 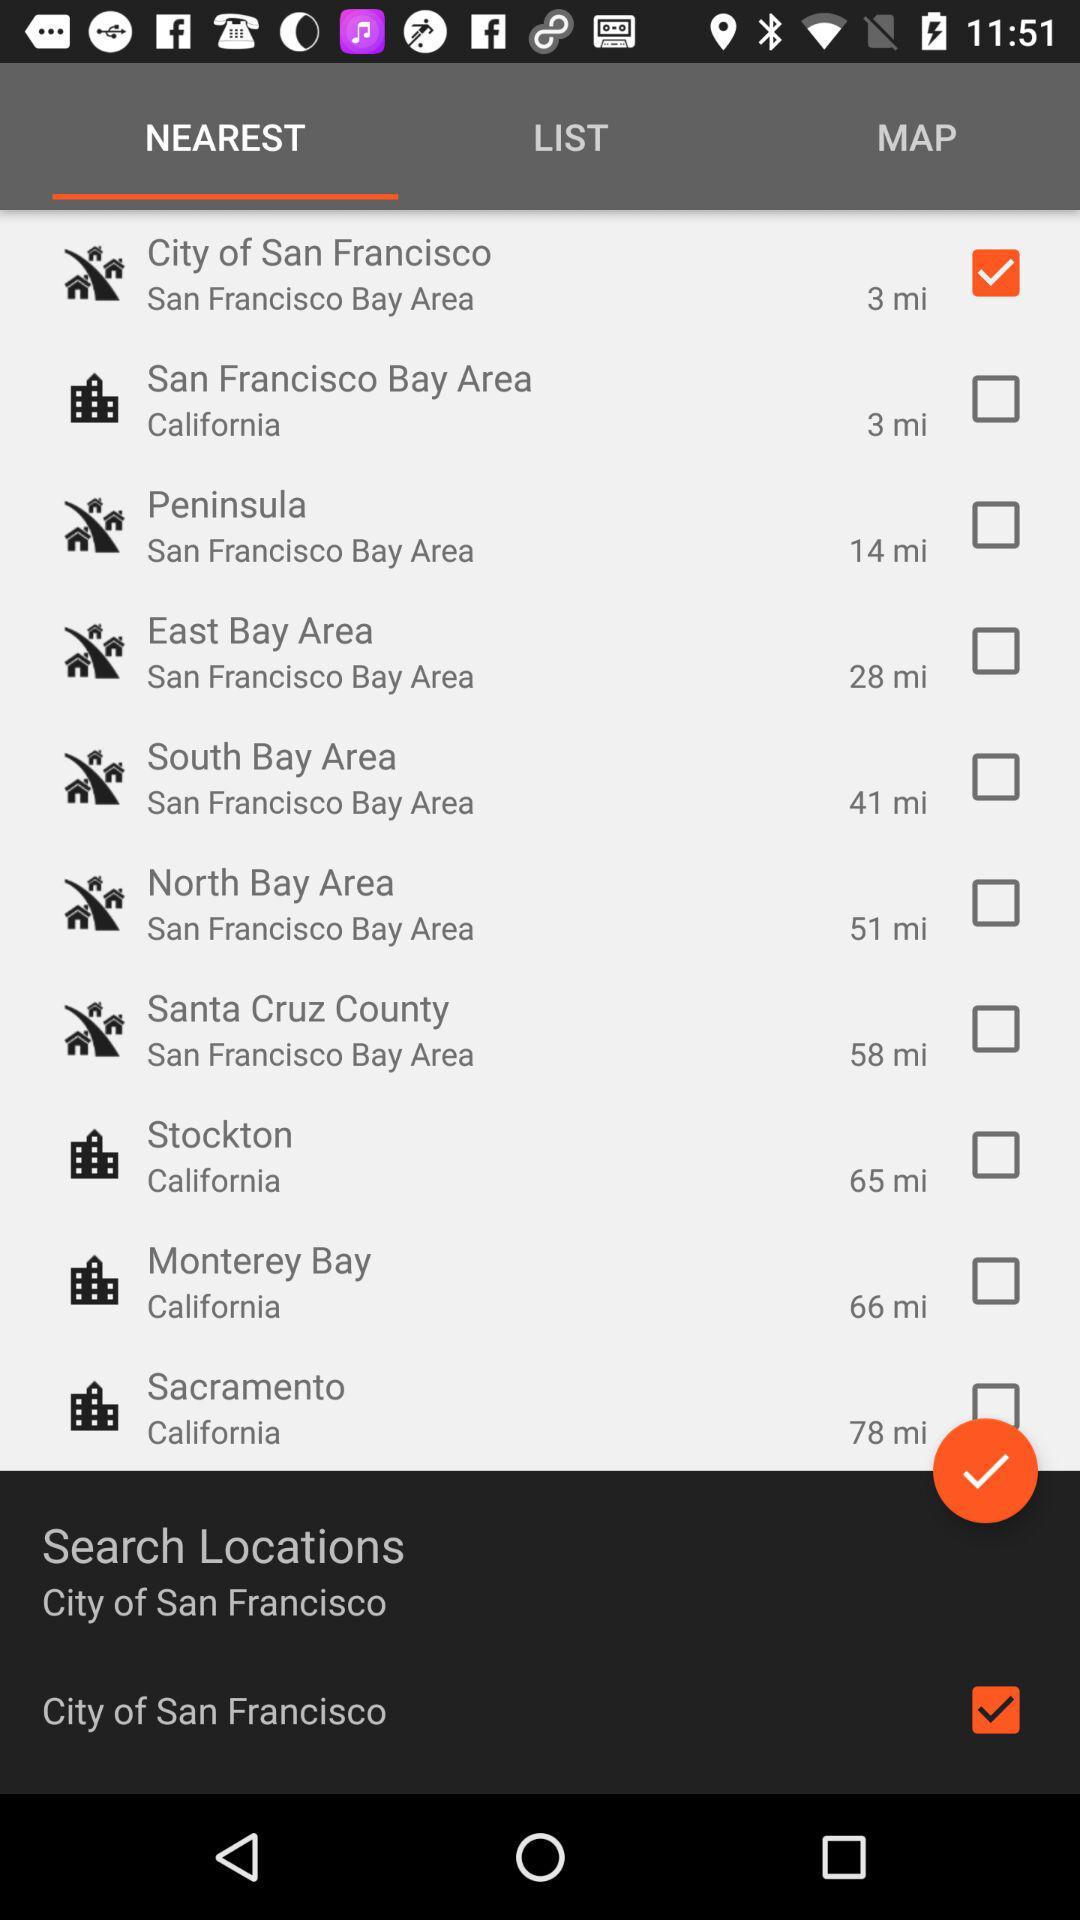 What do you see at coordinates (995, 651) in the screenshot?
I see `this city` at bounding box center [995, 651].